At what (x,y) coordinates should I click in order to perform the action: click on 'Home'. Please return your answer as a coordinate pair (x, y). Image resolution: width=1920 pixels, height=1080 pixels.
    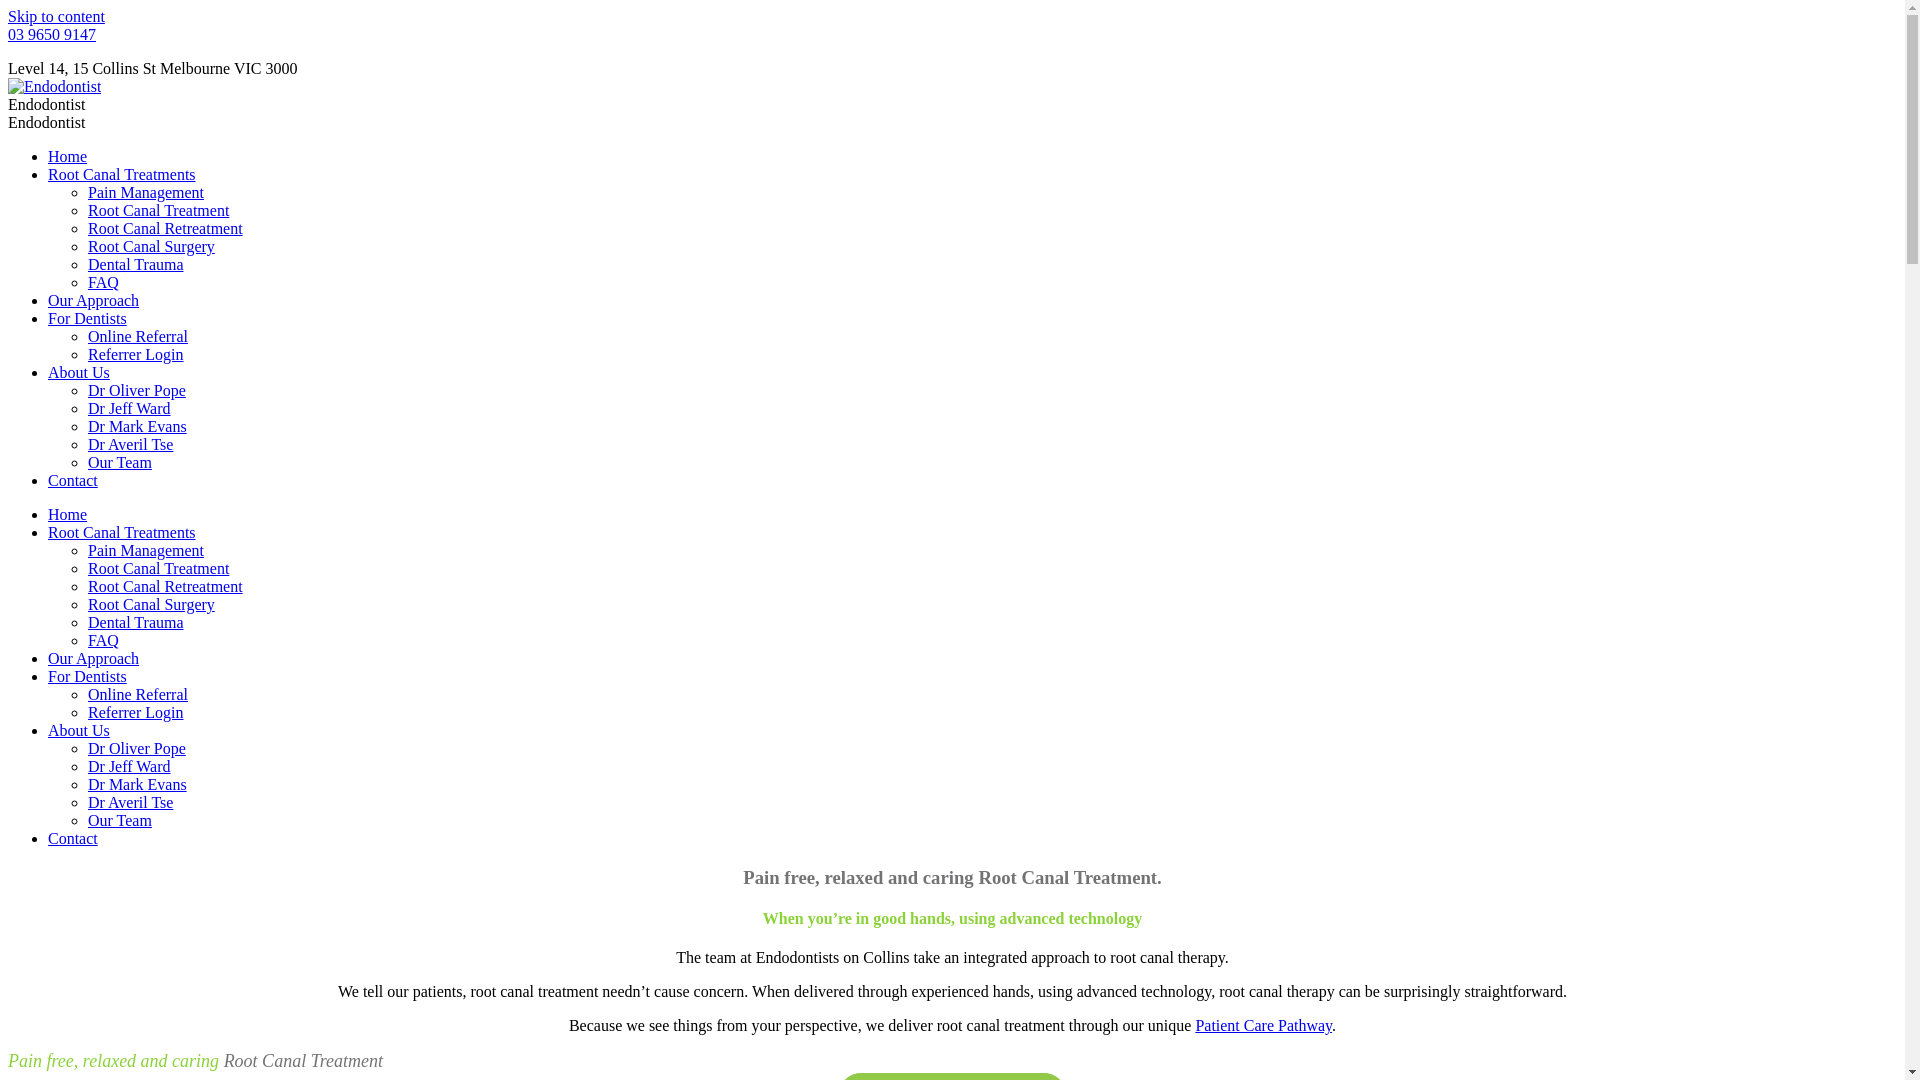
    Looking at the image, I should click on (48, 155).